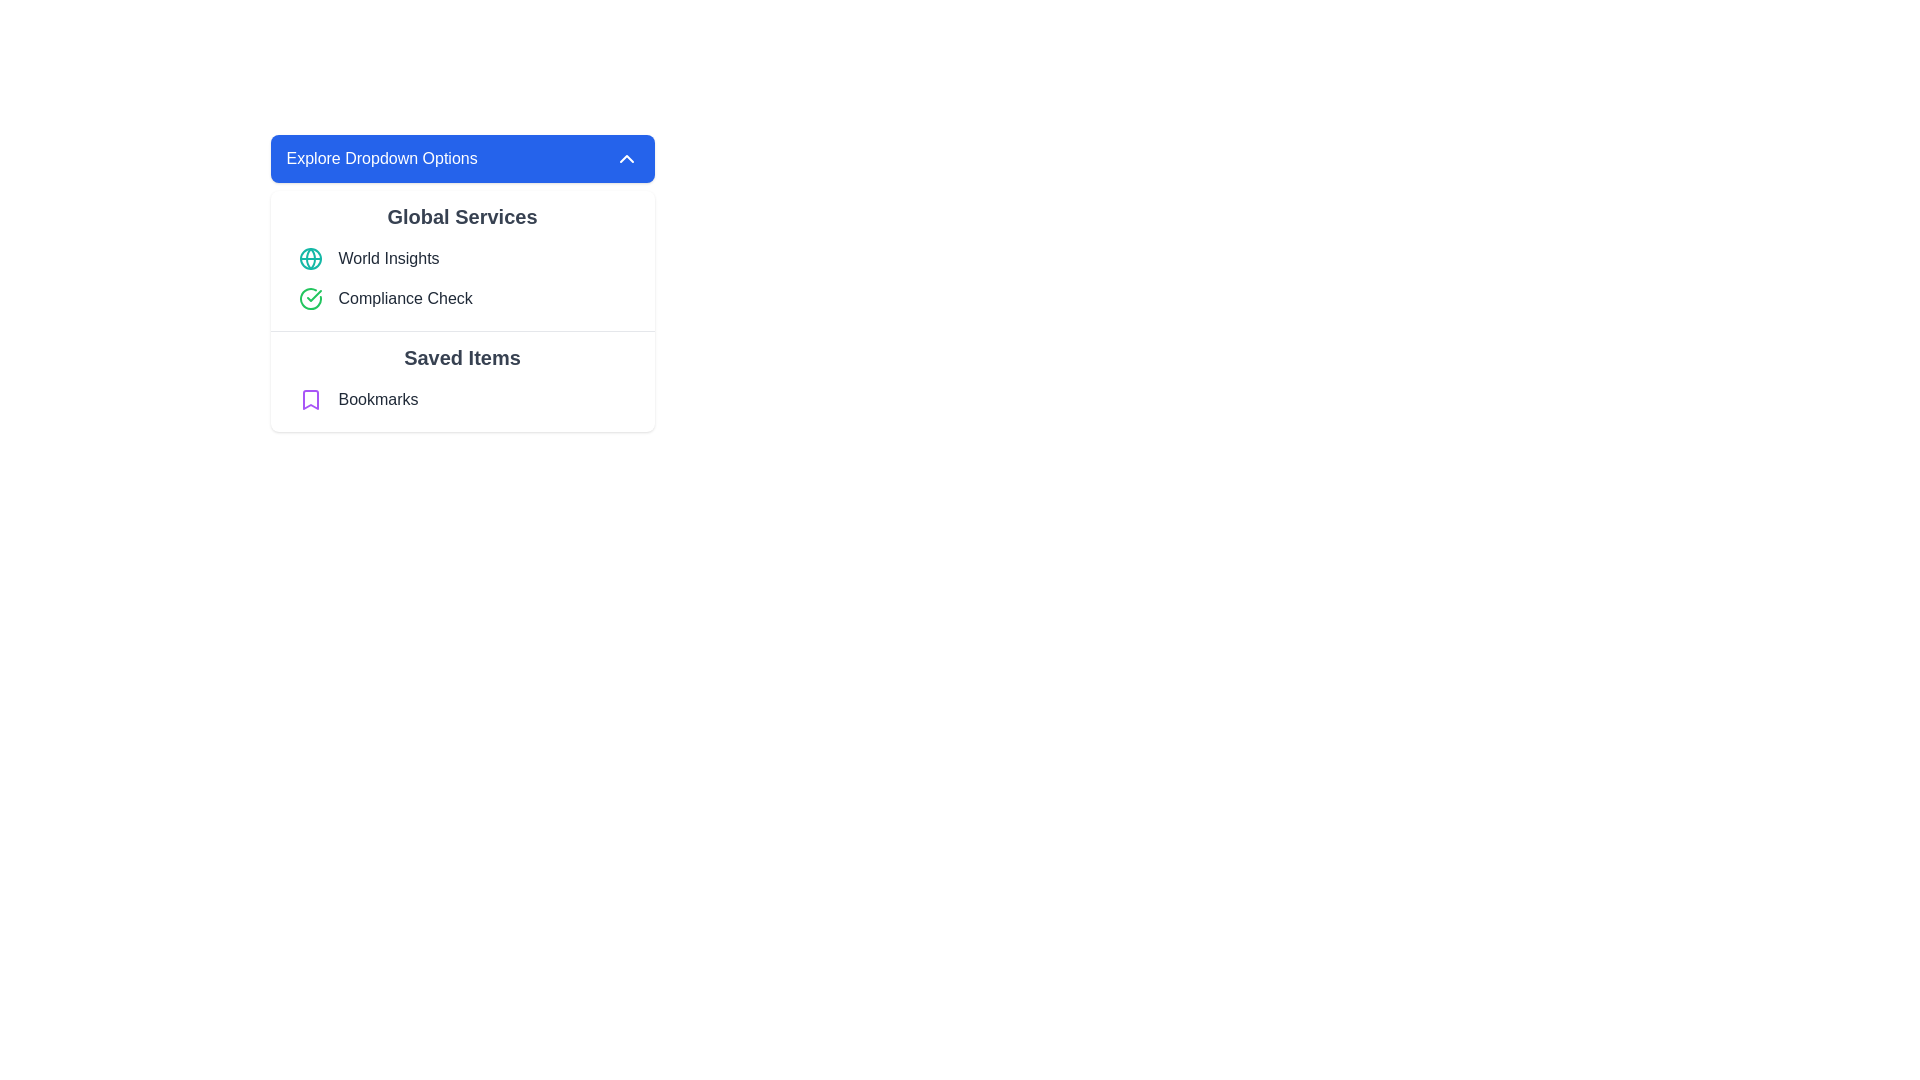 The image size is (1920, 1080). I want to click on the bookmarks icon located in the dropdown menu under 'Saved Items', which is the leftmost item in the 'Bookmarks' row, so click(309, 400).